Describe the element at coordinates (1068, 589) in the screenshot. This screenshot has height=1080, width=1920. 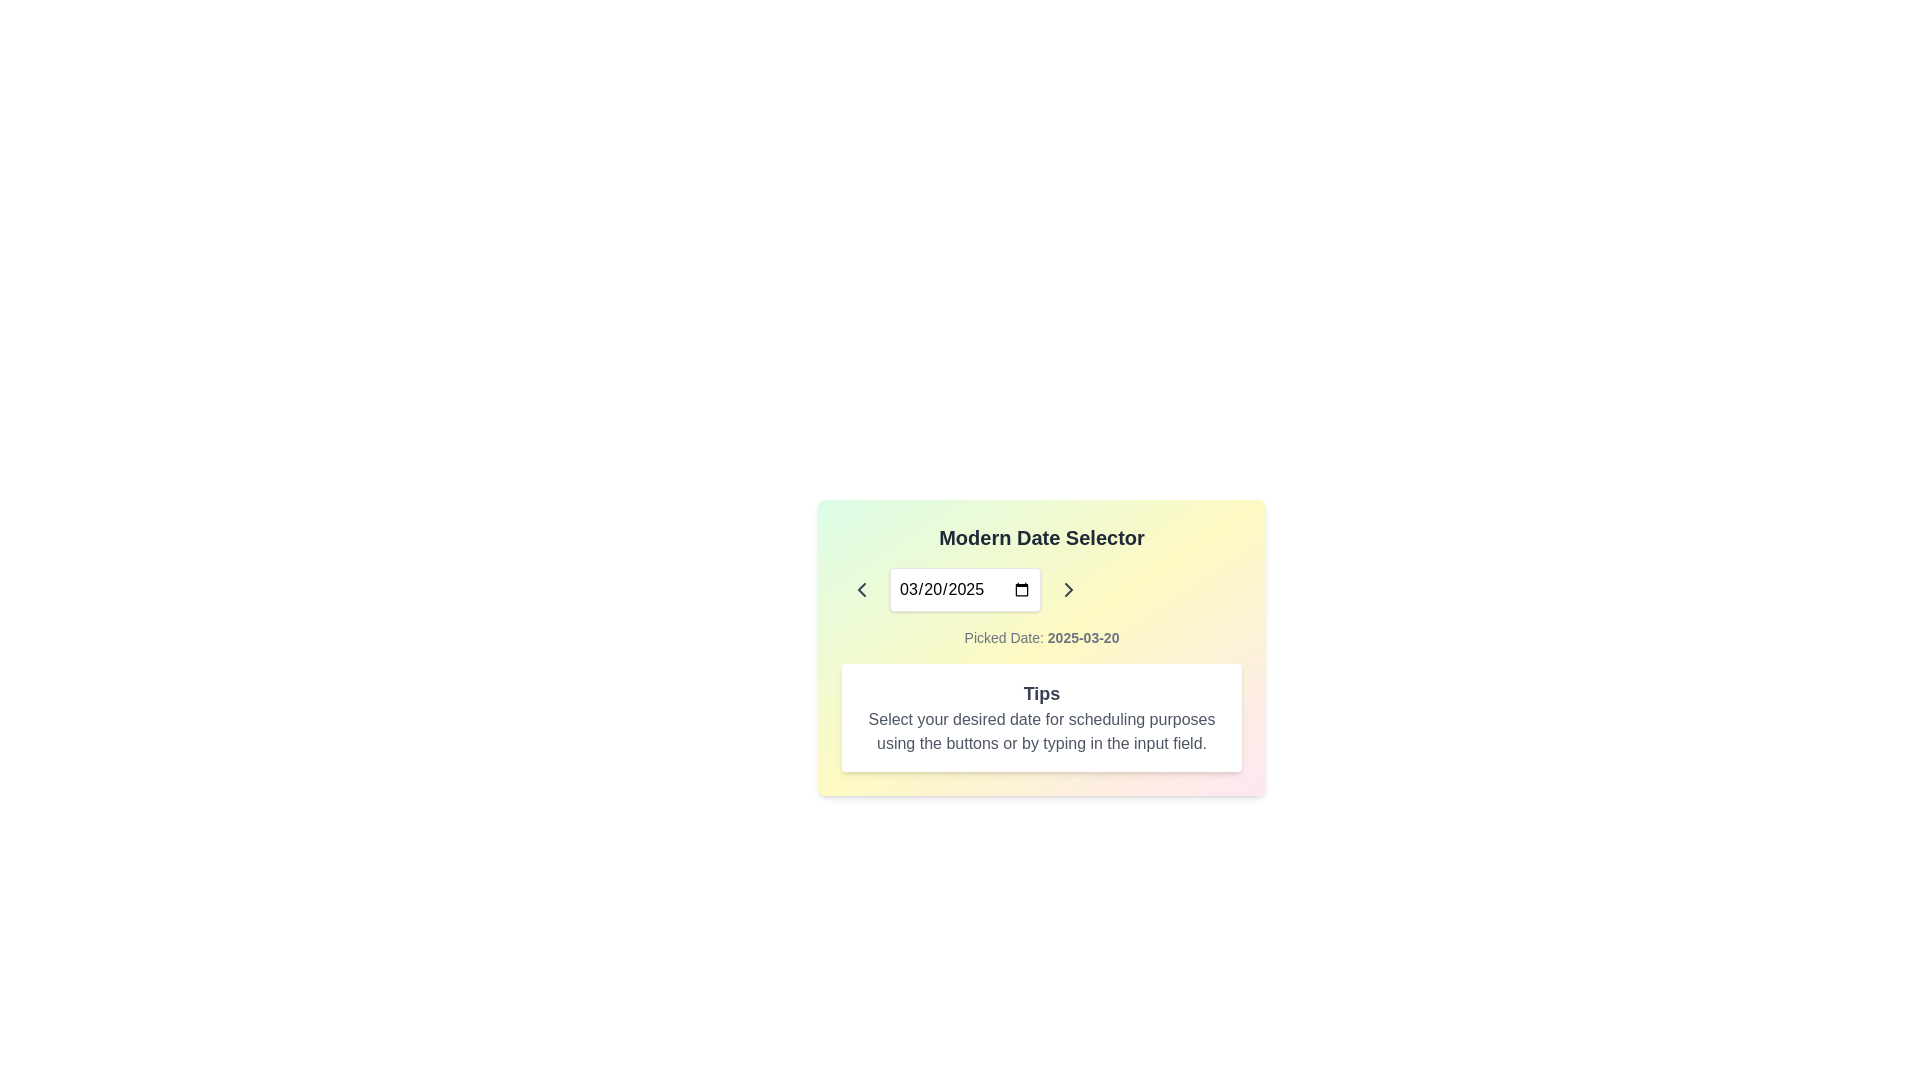
I see `the stylistic indication of the navigational control icon located to the immediate right of the date input field in the 'Modern Date Selector' panel` at that location.